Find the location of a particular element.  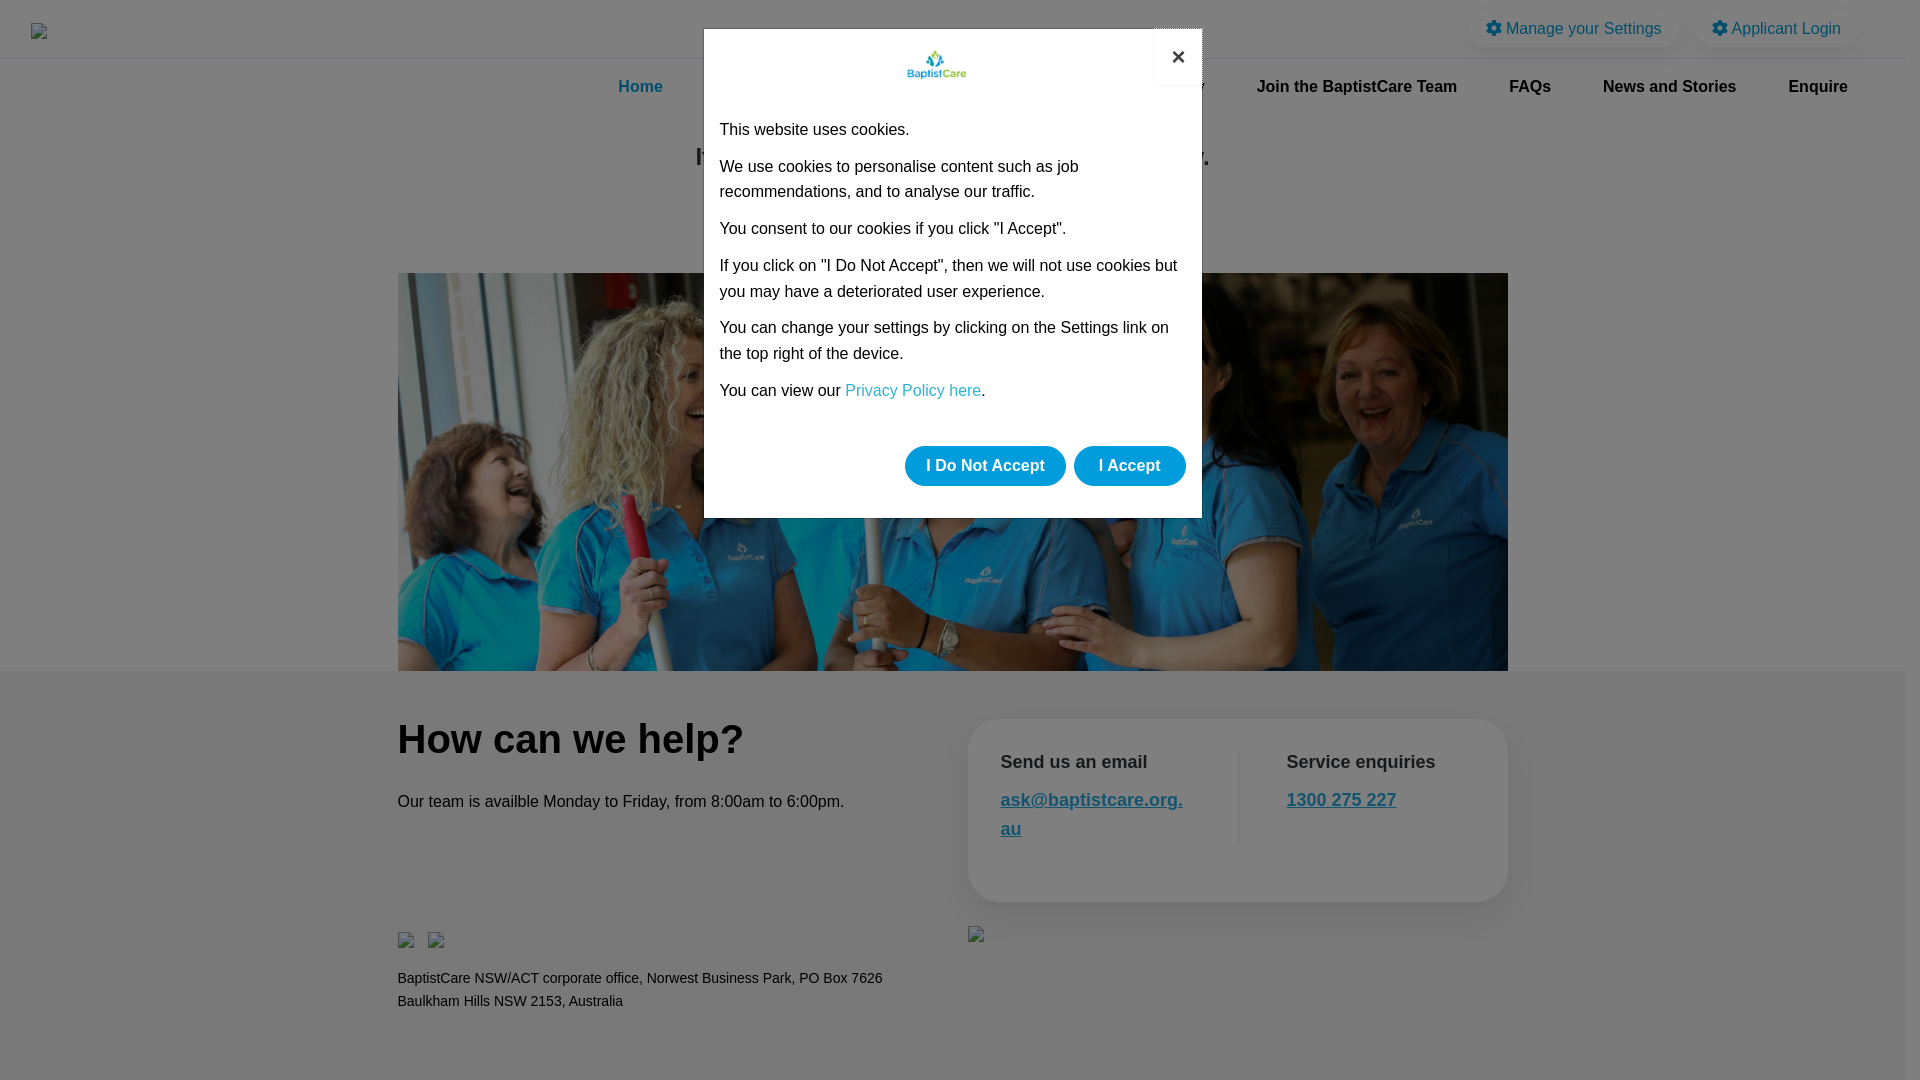

'Privacy Policy here' is located at coordinates (911, 390).